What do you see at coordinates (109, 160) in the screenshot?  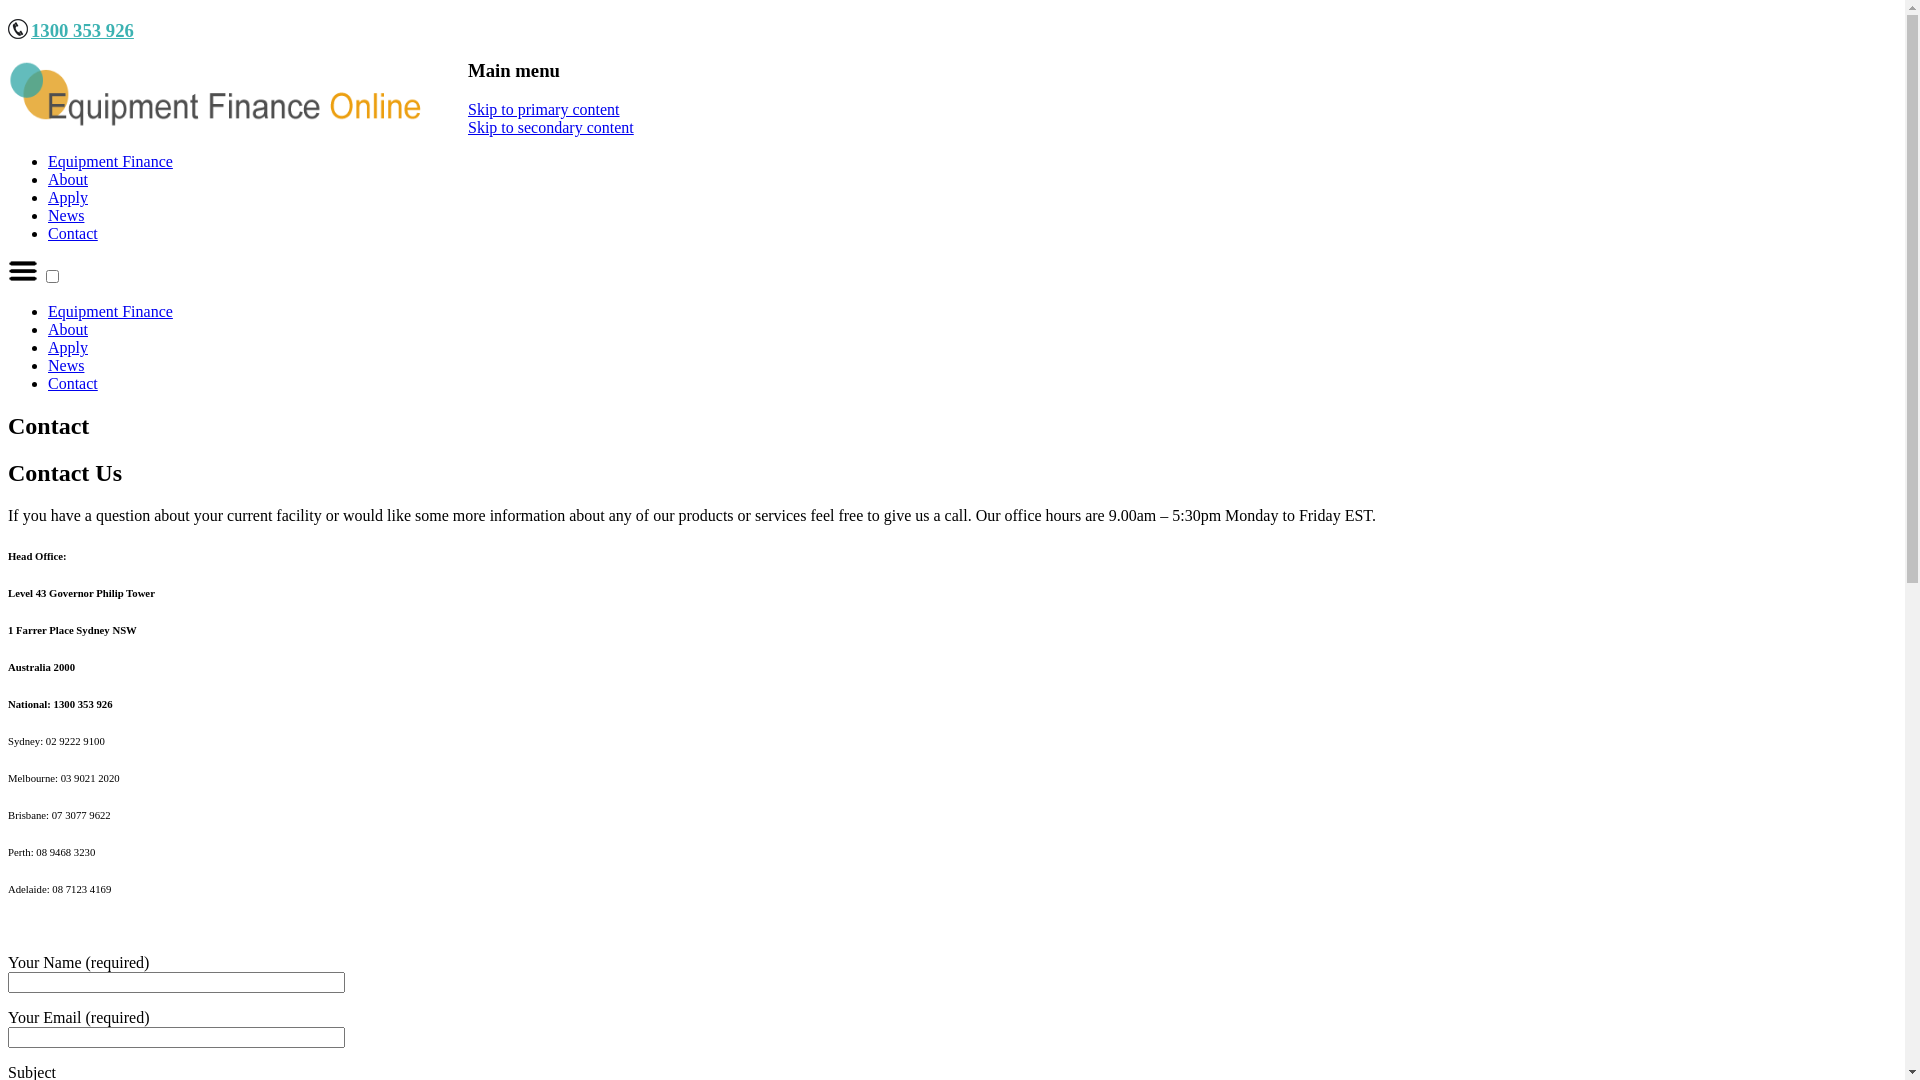 I see `'Equipment Finance'` at bounding box center [109, 160].